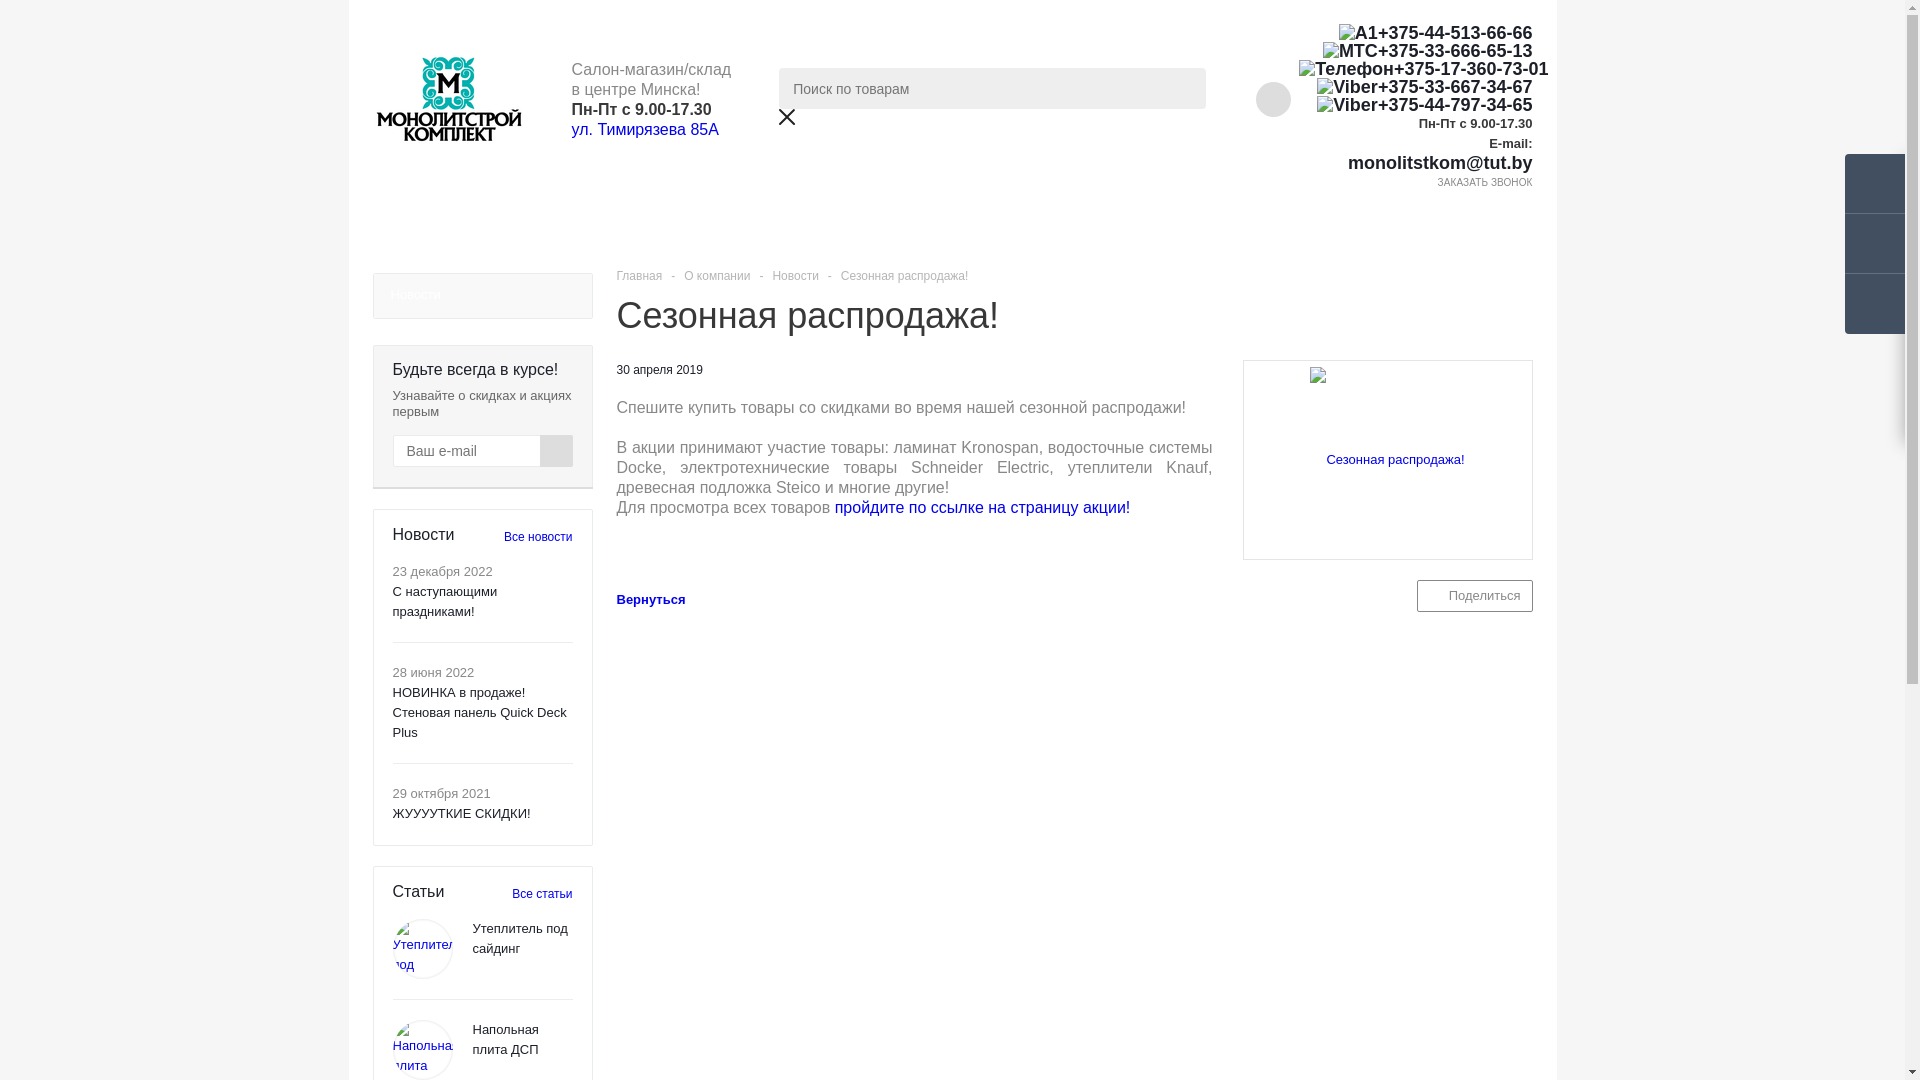 The height and width of the screenshot is (1080, 1920). Describe the element at coordinates (1414, 33) in the screenshot. I see `'+375-44-513-66-66'` at that location.